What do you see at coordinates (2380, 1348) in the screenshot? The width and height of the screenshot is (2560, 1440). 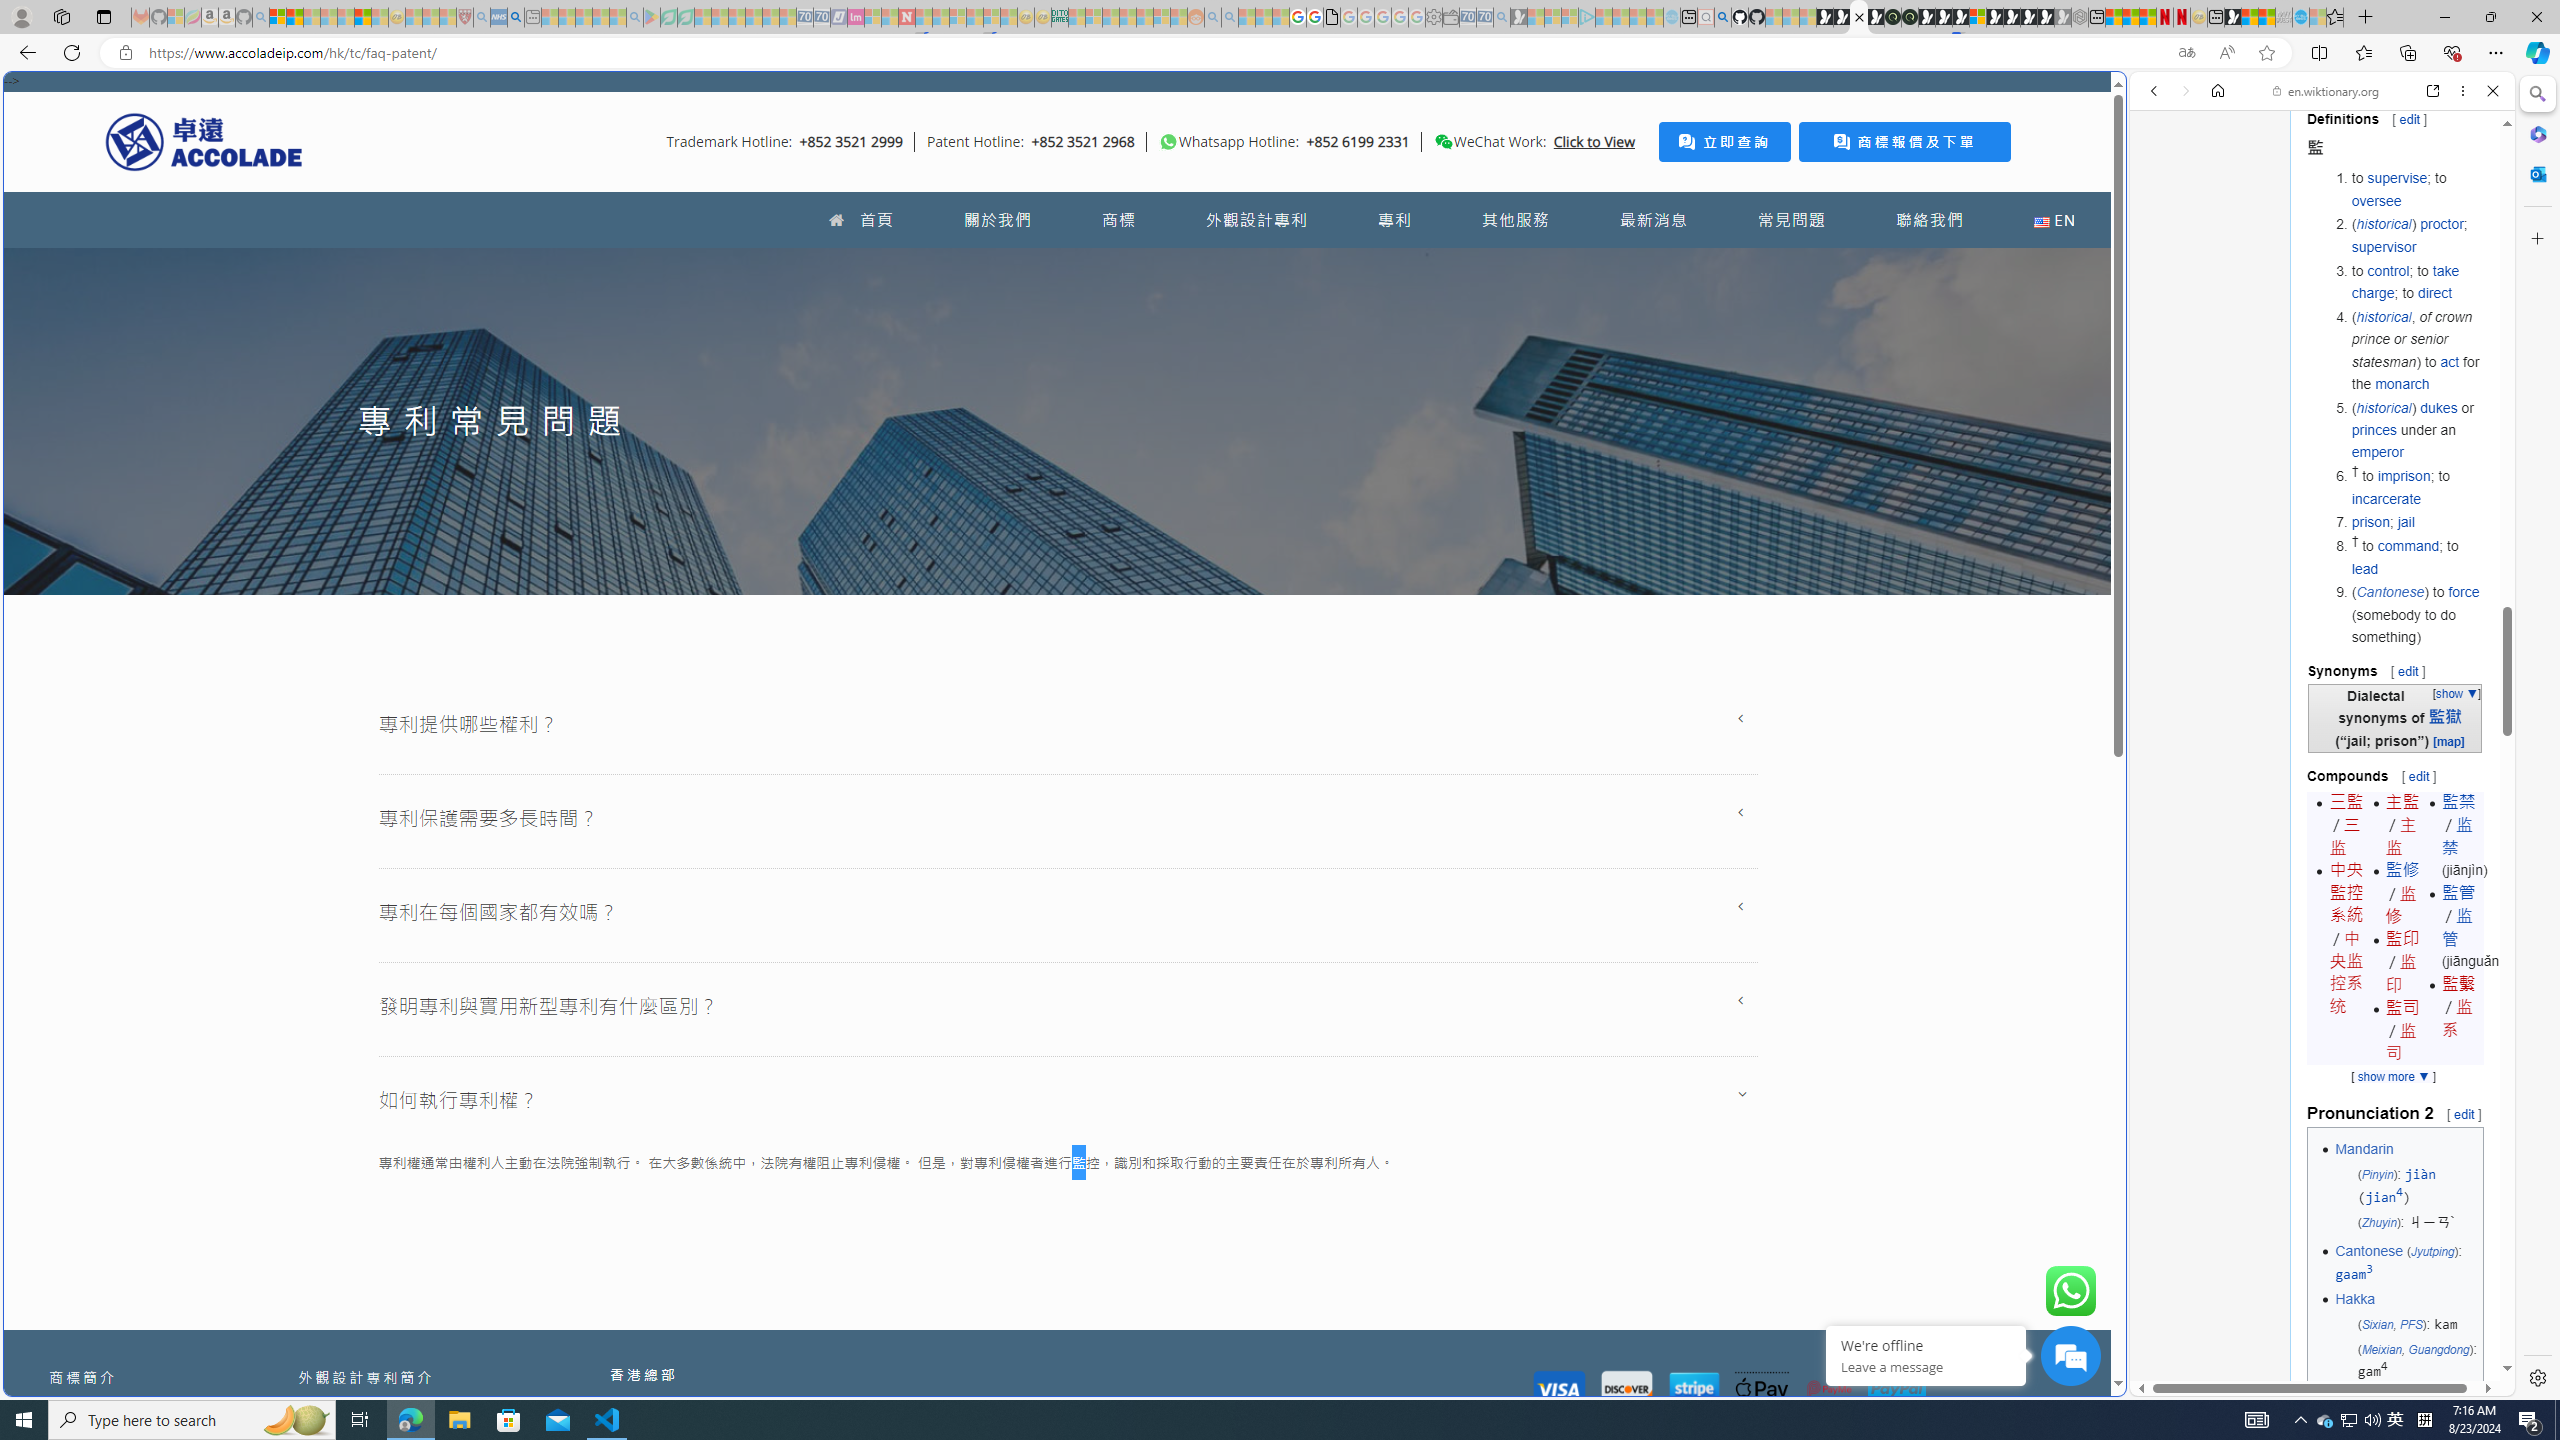 I see `'Meixian'` at bounding box center [2380, 1348].